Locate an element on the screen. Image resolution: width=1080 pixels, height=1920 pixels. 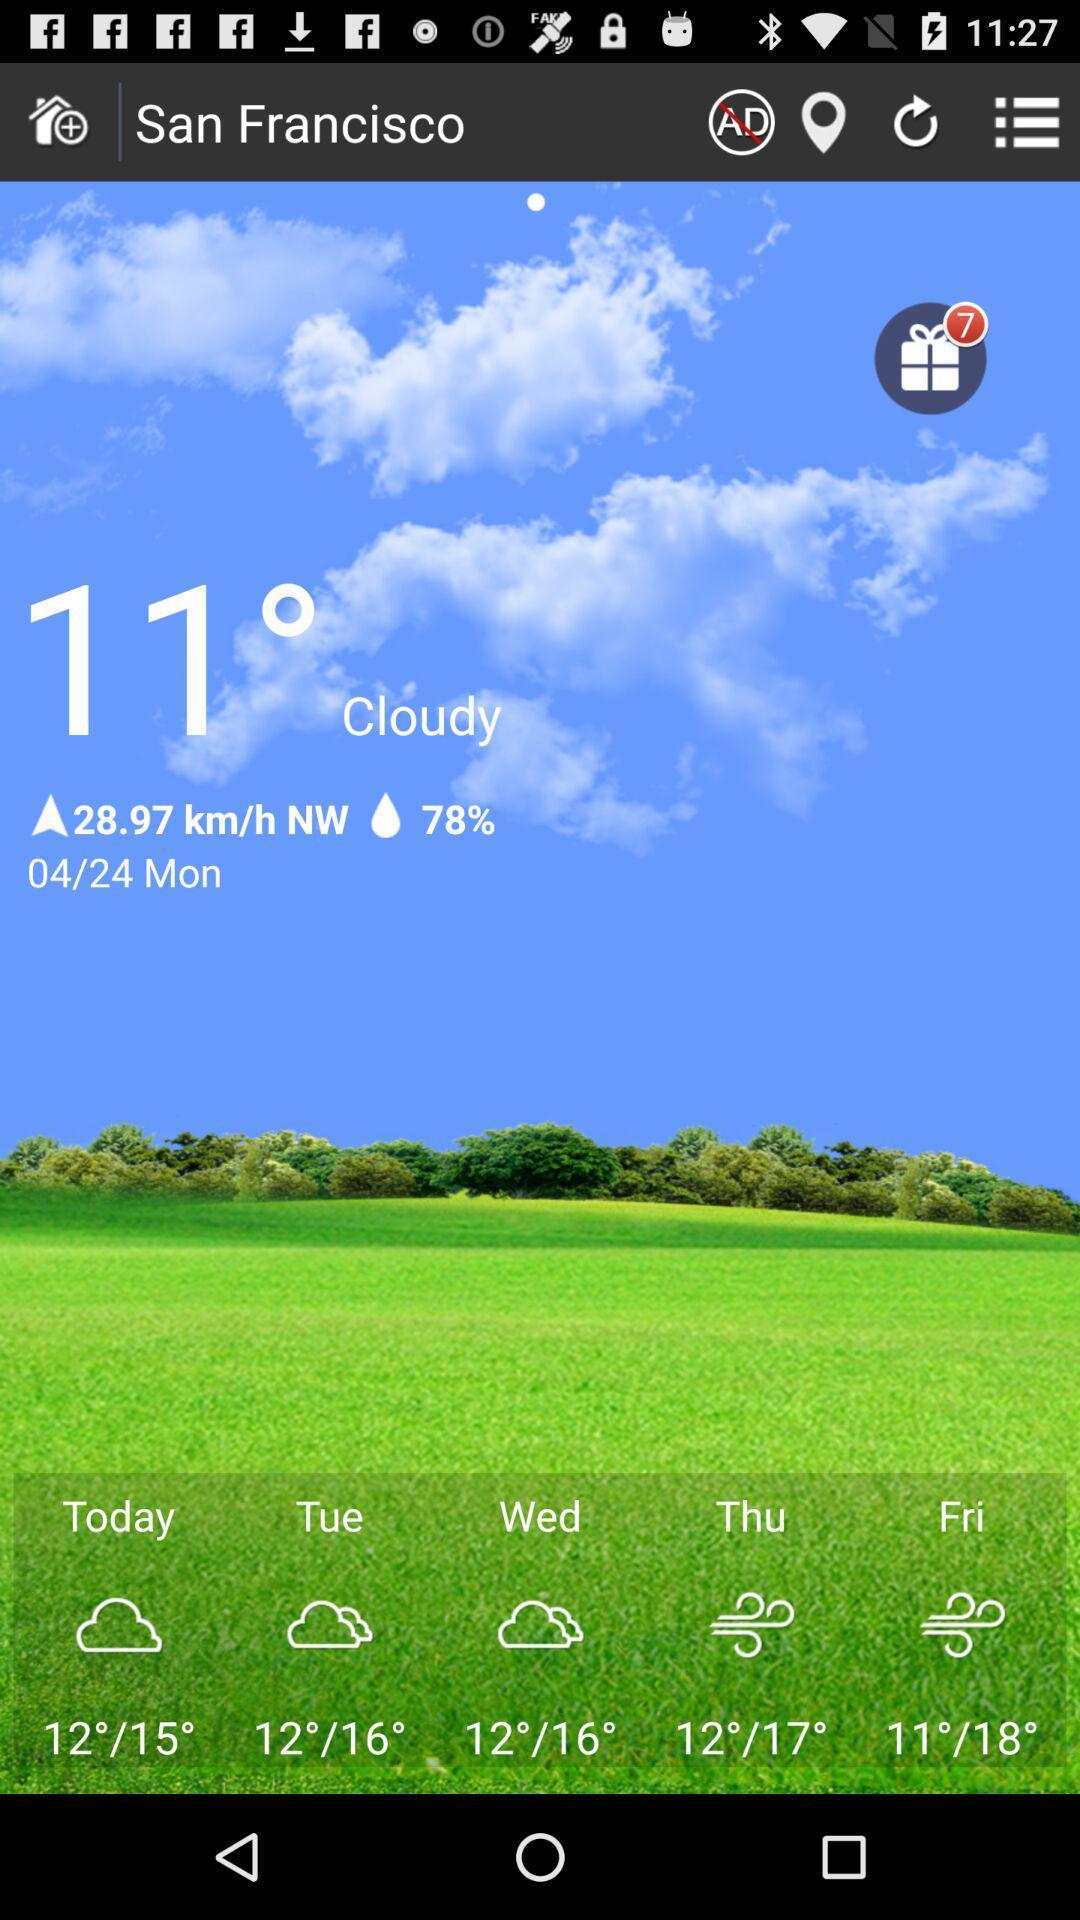
the location icon is located at coordinates (823, 129).